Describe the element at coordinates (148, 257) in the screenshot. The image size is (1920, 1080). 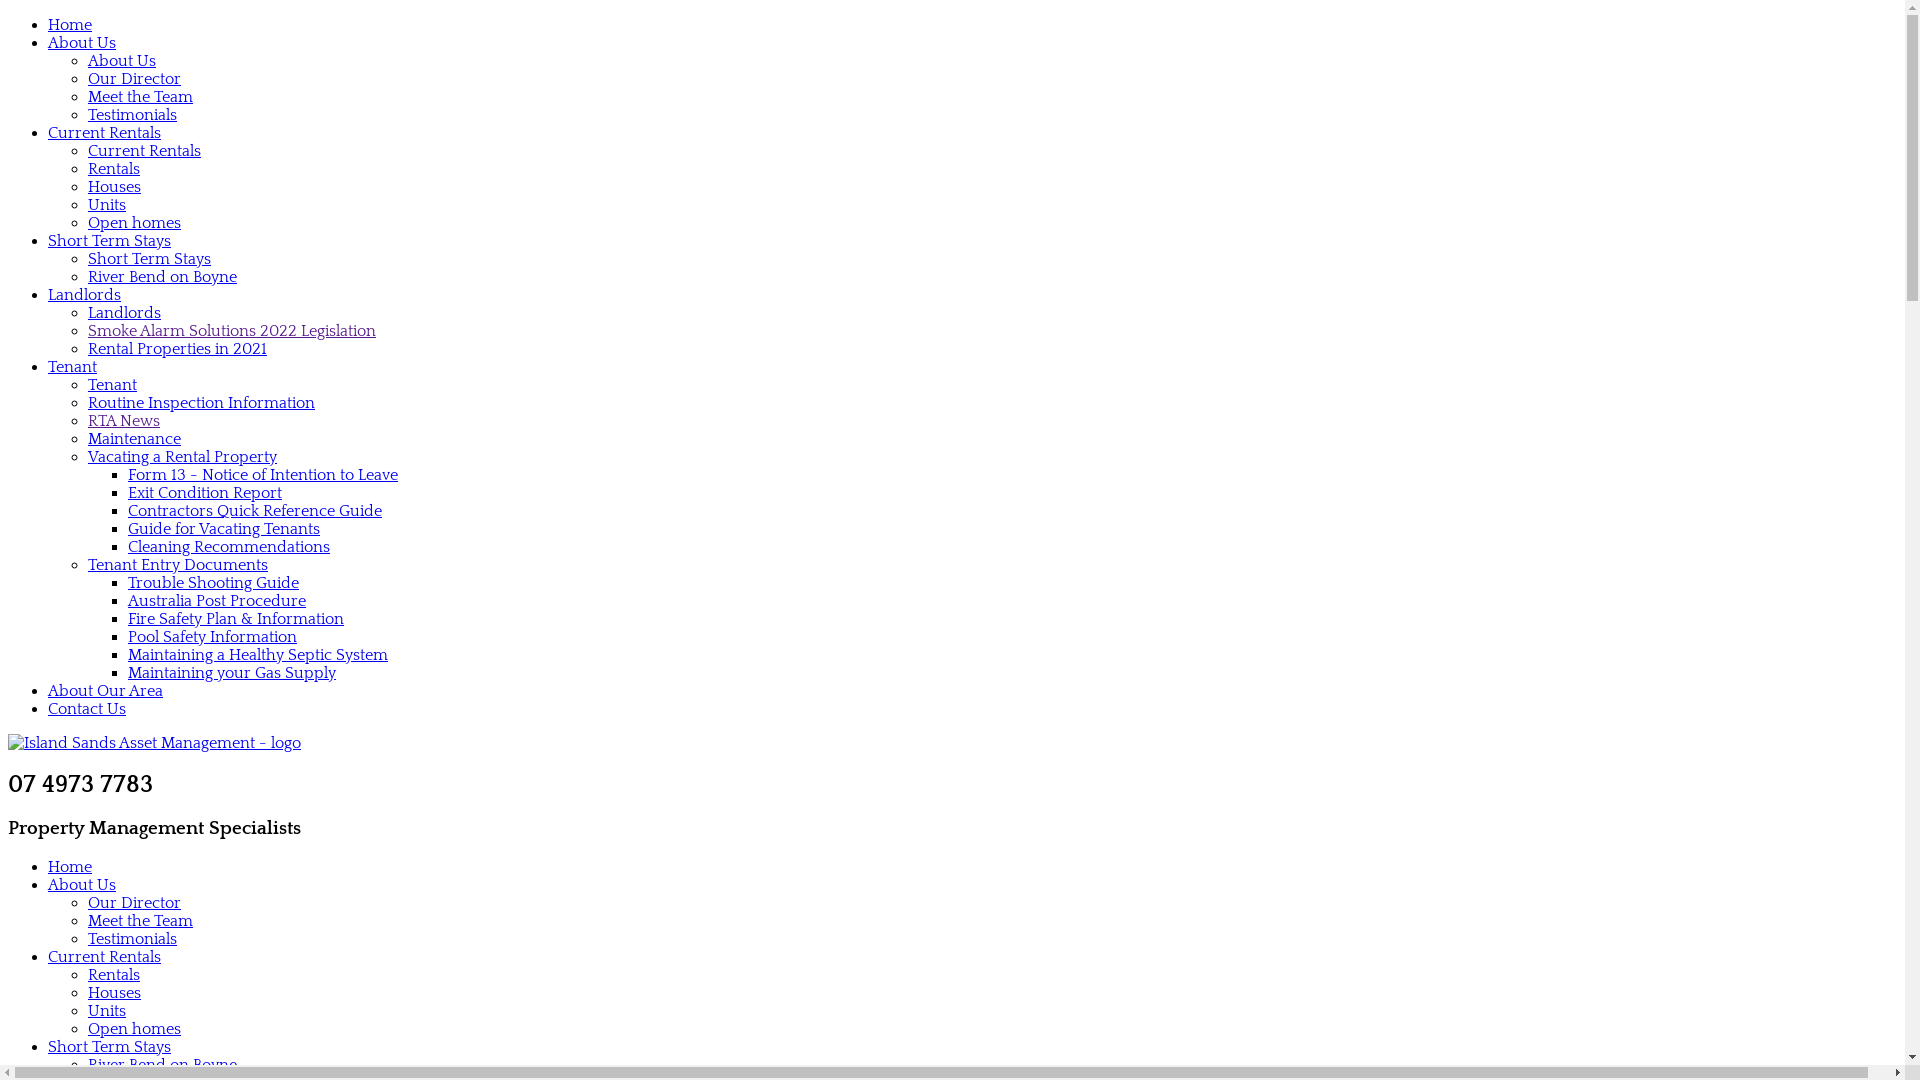
I see `'Short Term Stays'` at that location.